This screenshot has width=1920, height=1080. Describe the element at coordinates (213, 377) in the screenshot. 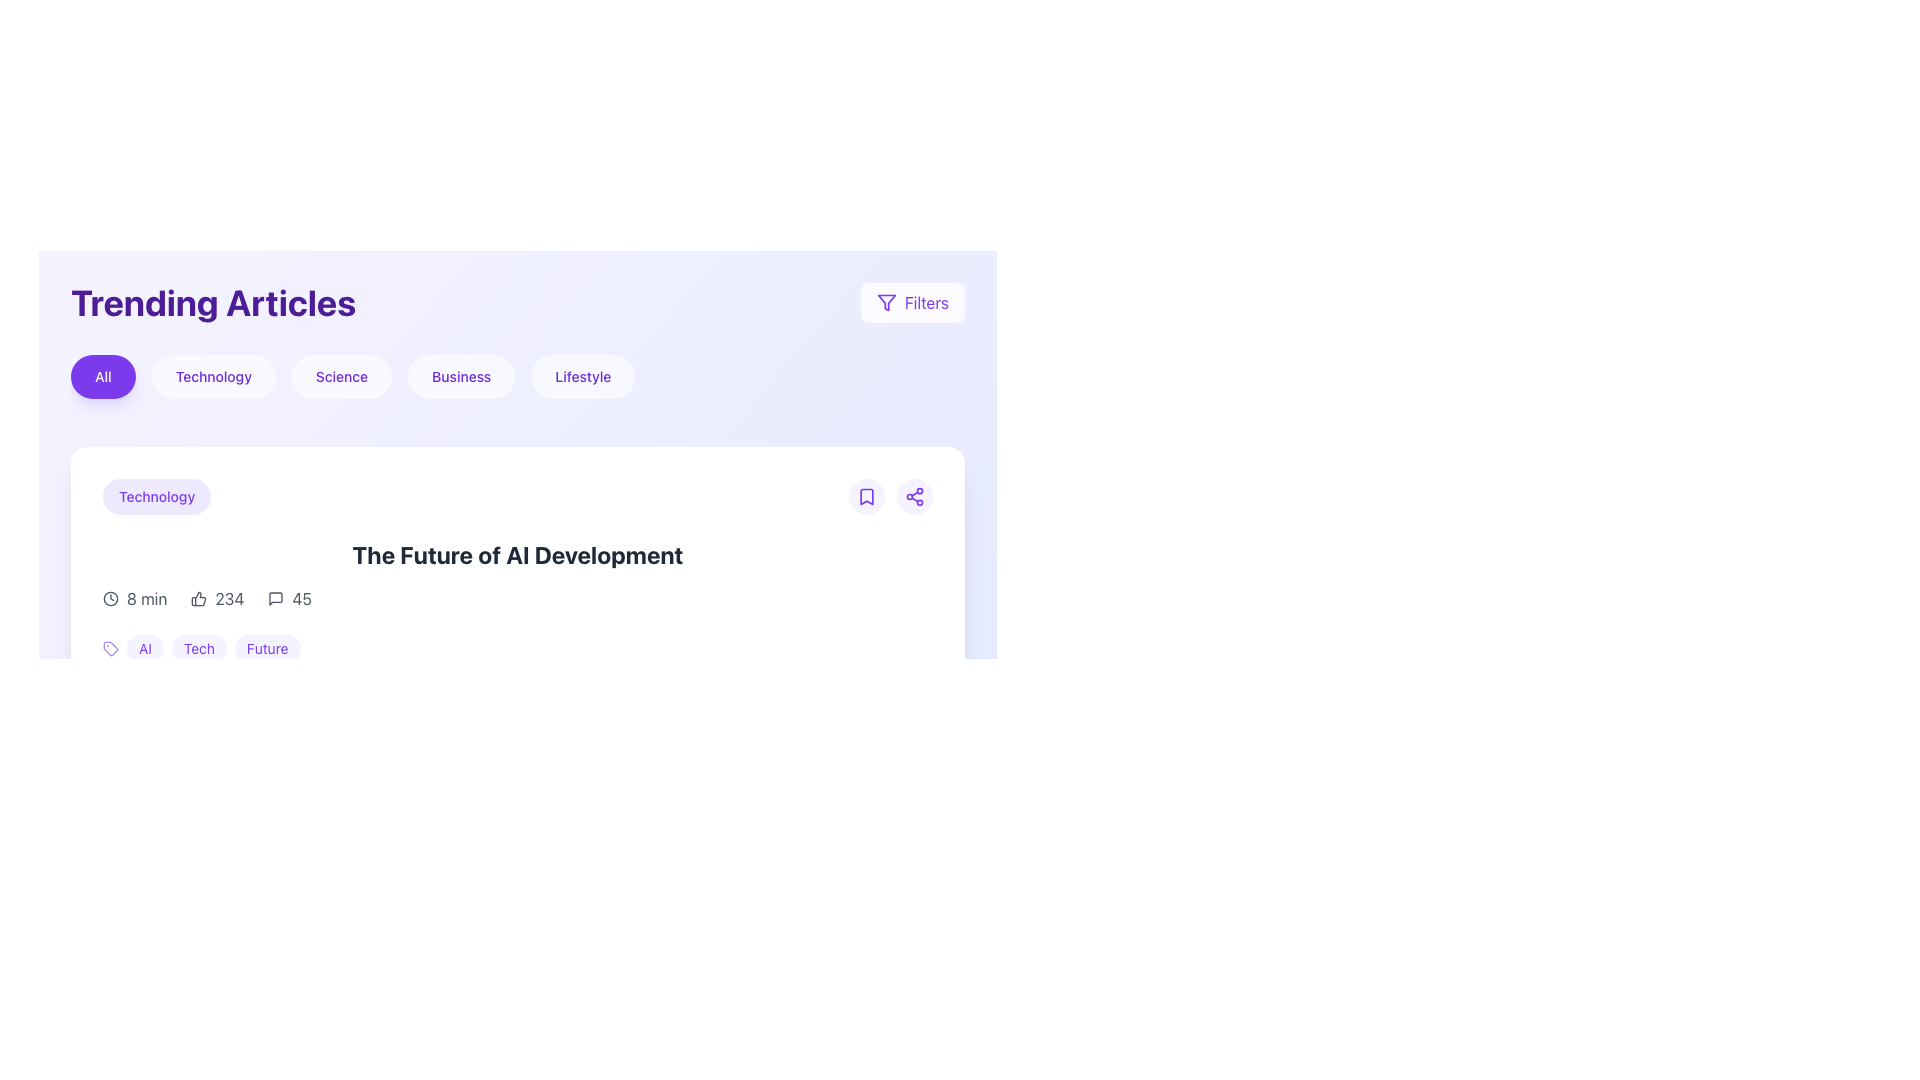

I see `the second button in the horizontal list of category filters under the 'Trending Articles' heading to change its background color` at that location.